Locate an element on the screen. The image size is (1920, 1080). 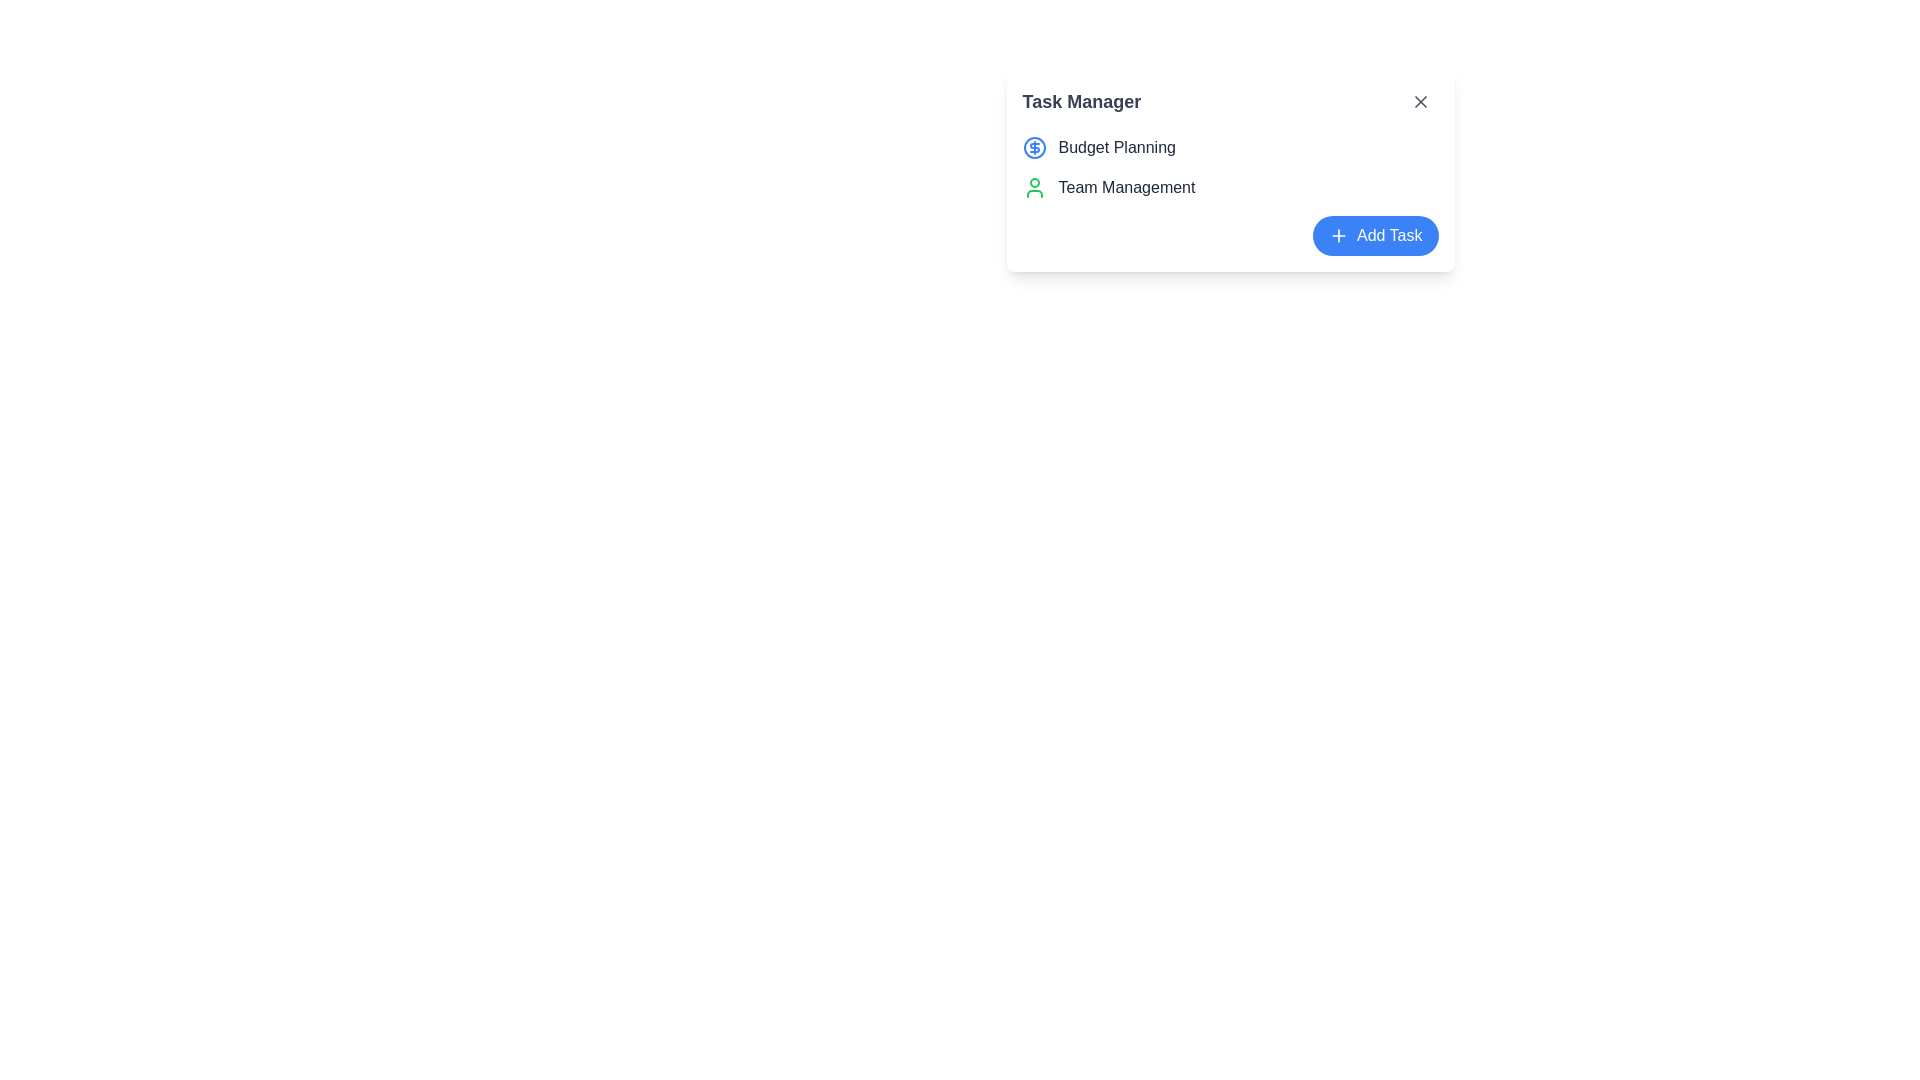
the 'Add Task' icon located to the left of the 'Add Task' text label to initiate the addition-related functionality is located at coordinates (1338, 234).